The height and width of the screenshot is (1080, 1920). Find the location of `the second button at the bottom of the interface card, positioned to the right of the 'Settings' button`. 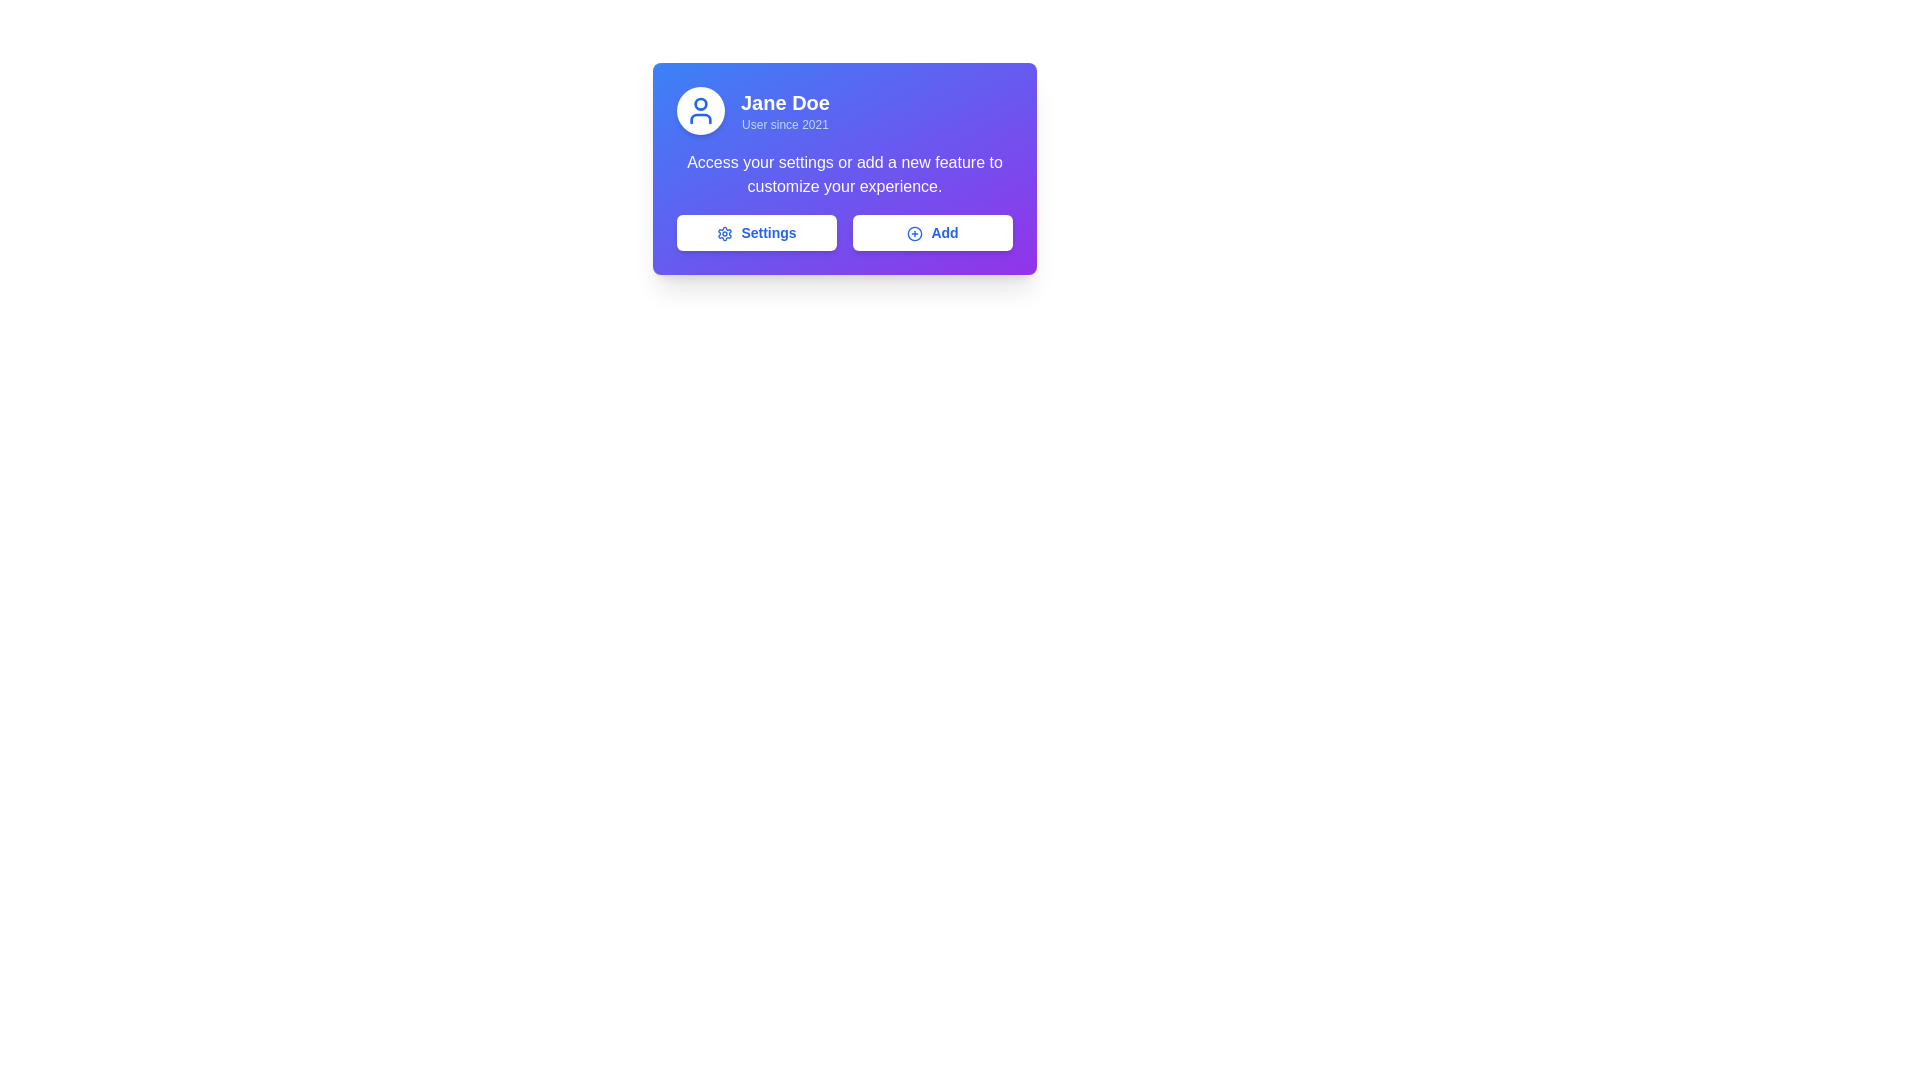

the second button at the bottom of the interface card, positioned to the right of the 'Settings' button is located at coordinates (931, 231).